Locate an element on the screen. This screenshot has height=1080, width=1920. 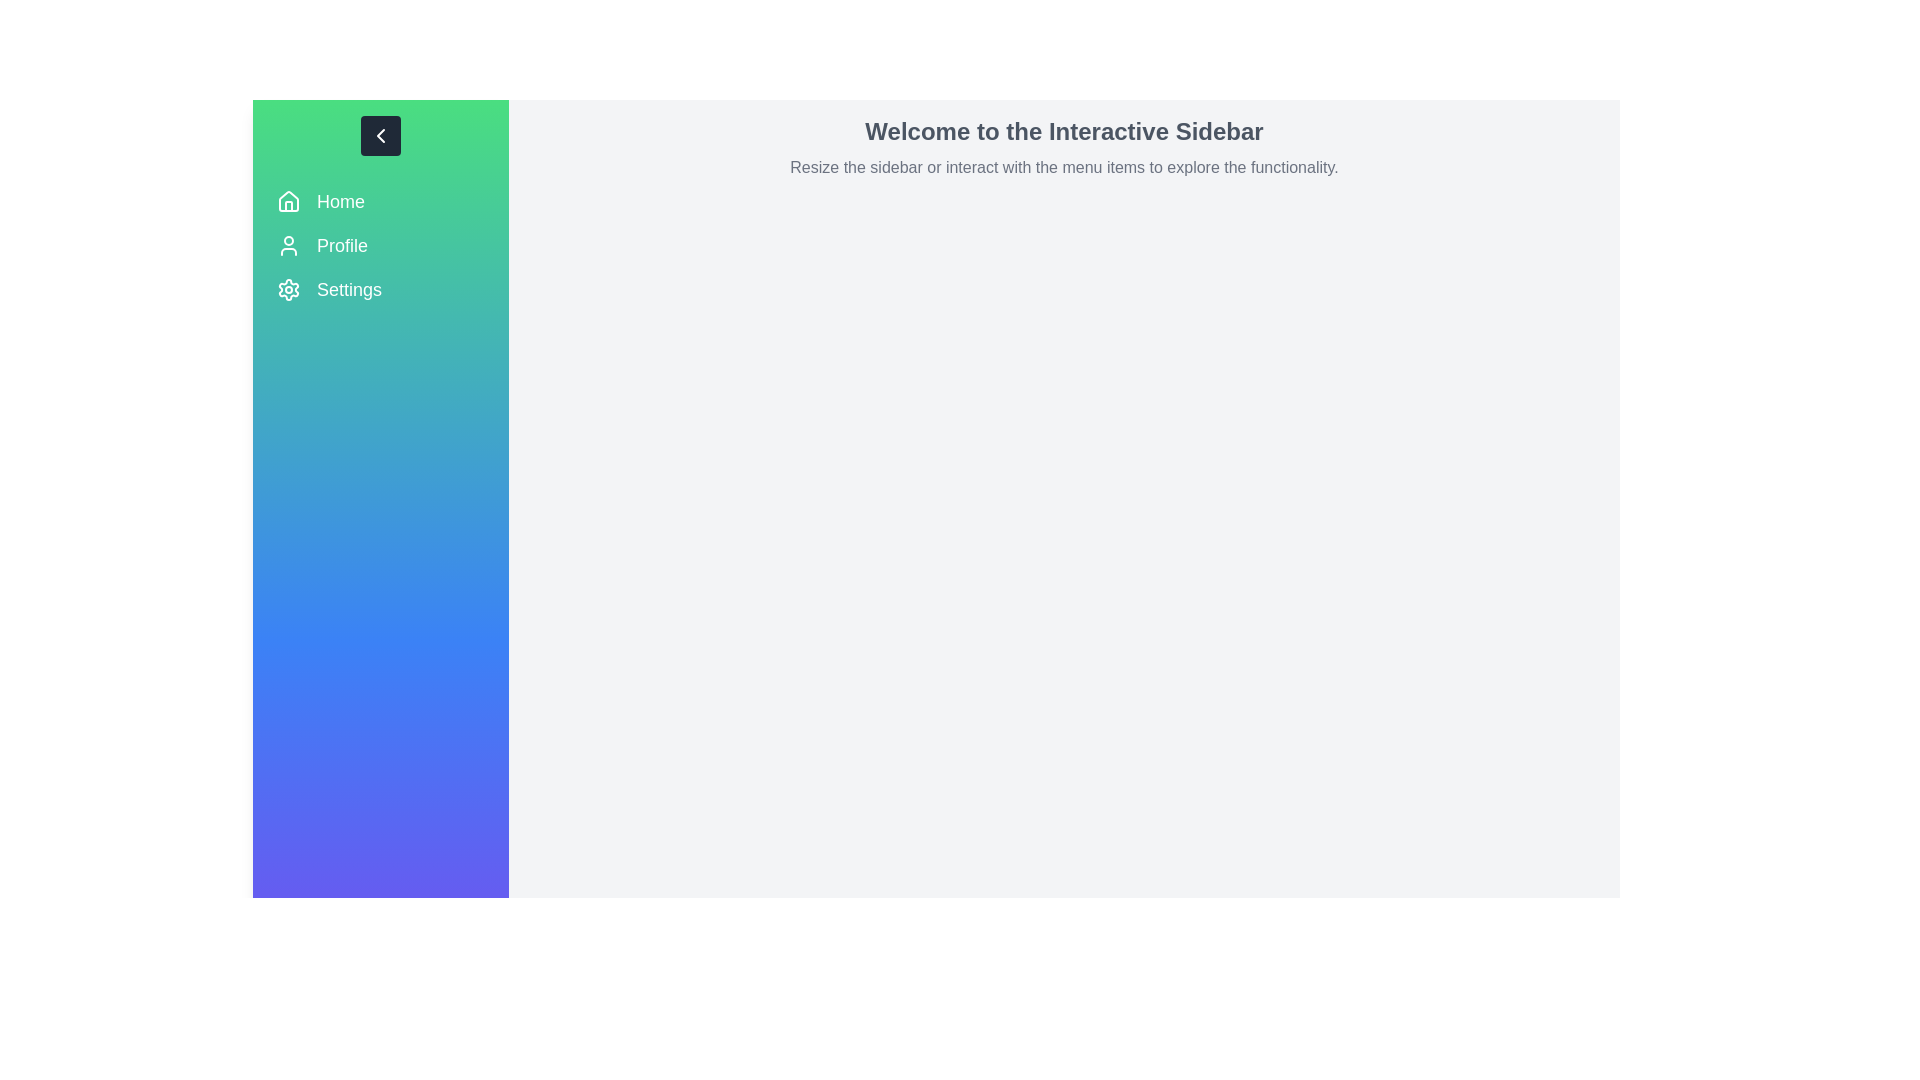
toggle button to collapse the sidebar is located at coordinates (380, 135).